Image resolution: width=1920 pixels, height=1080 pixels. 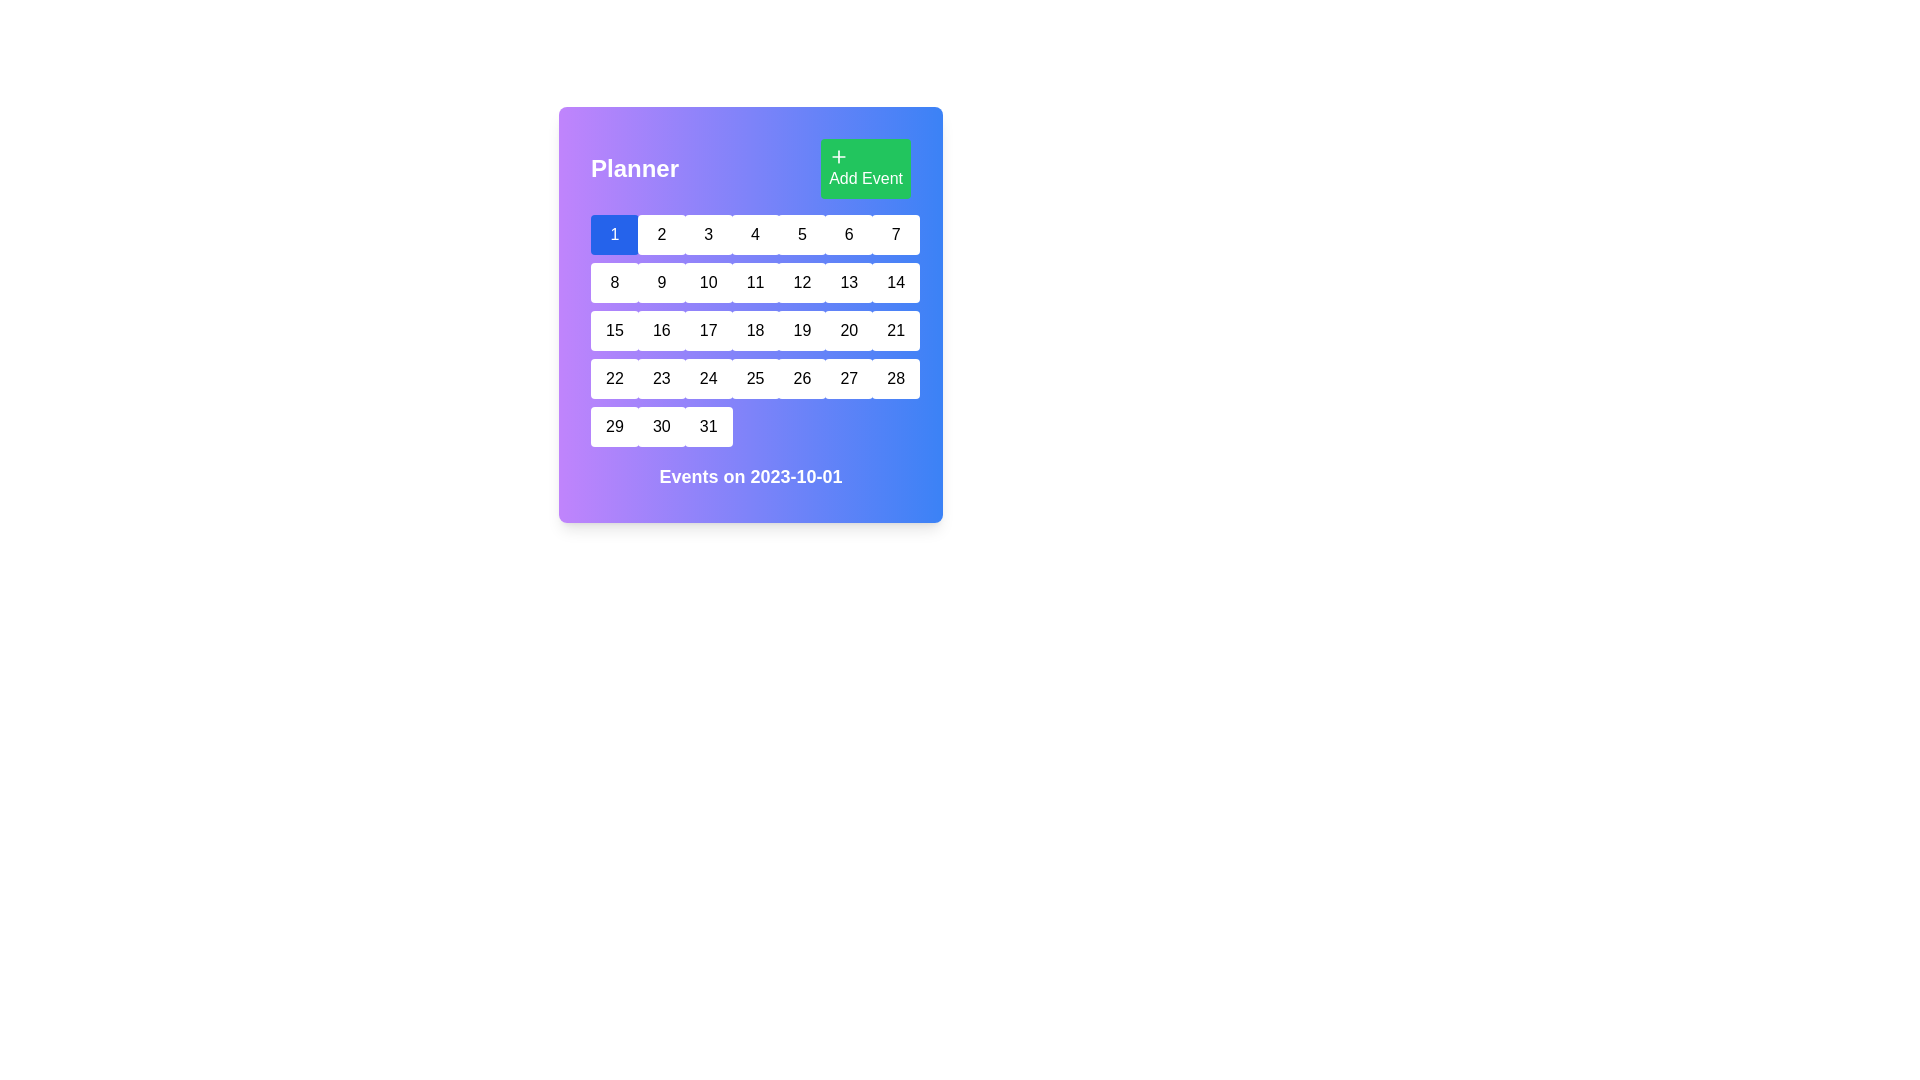 What do you see at coordinates (802, 330) in the screenshot?
I see `the calendar day button representing the 19th day of the month` at bounding box center [802, 330].